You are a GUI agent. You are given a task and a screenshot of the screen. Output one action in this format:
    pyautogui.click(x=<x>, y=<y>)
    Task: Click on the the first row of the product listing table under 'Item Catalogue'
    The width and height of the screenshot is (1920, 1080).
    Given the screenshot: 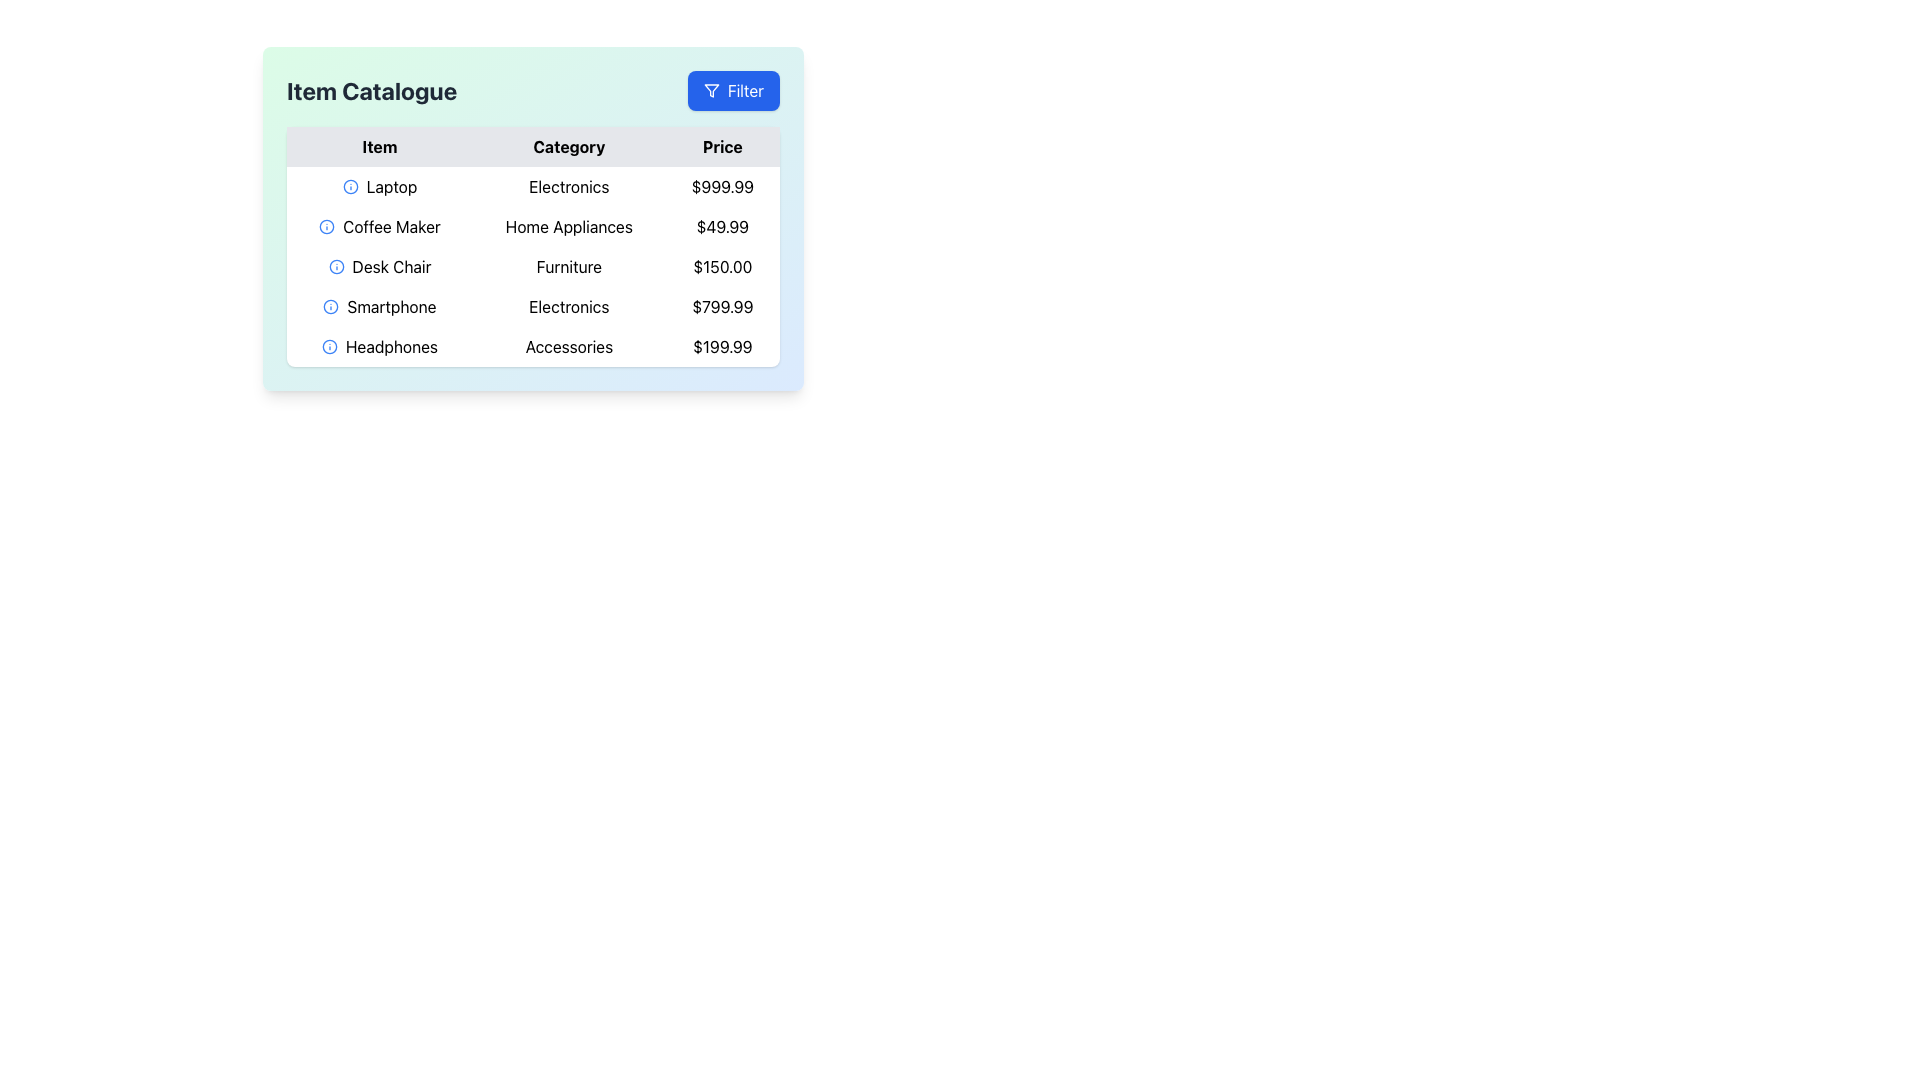 What is the action you would take?
    pyautogui.click(x=533, y=186)
    